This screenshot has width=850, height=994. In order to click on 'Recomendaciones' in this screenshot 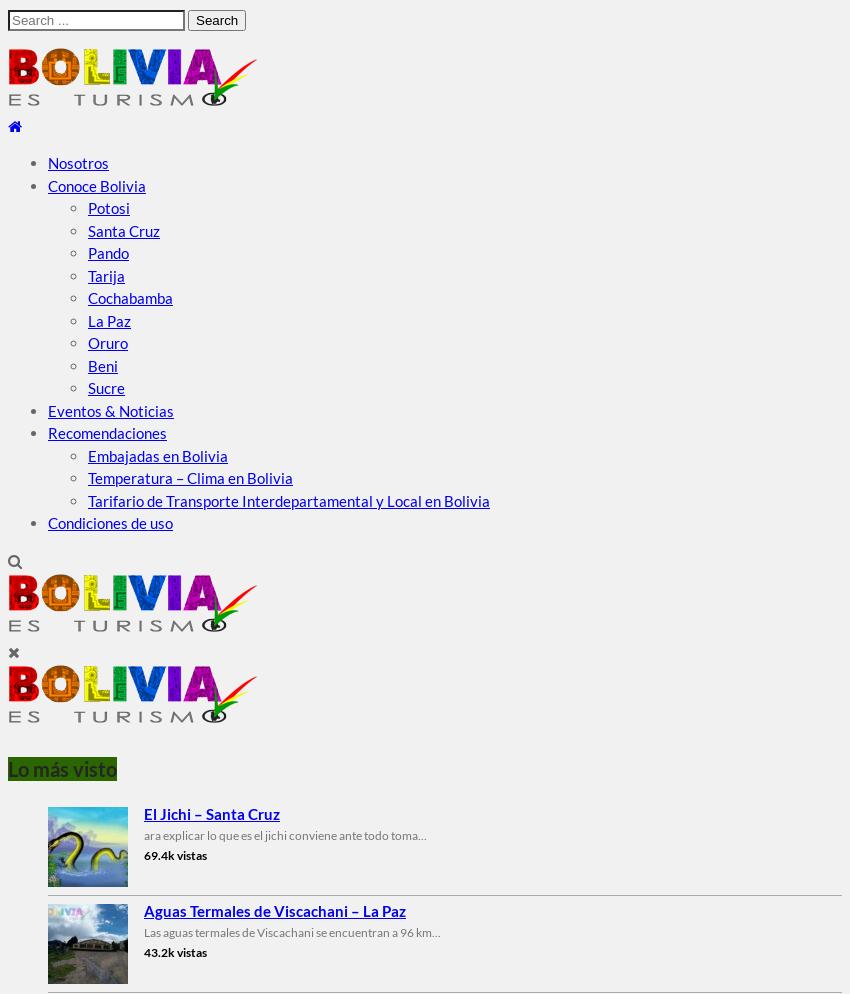, I will do `click(48, 432)`.